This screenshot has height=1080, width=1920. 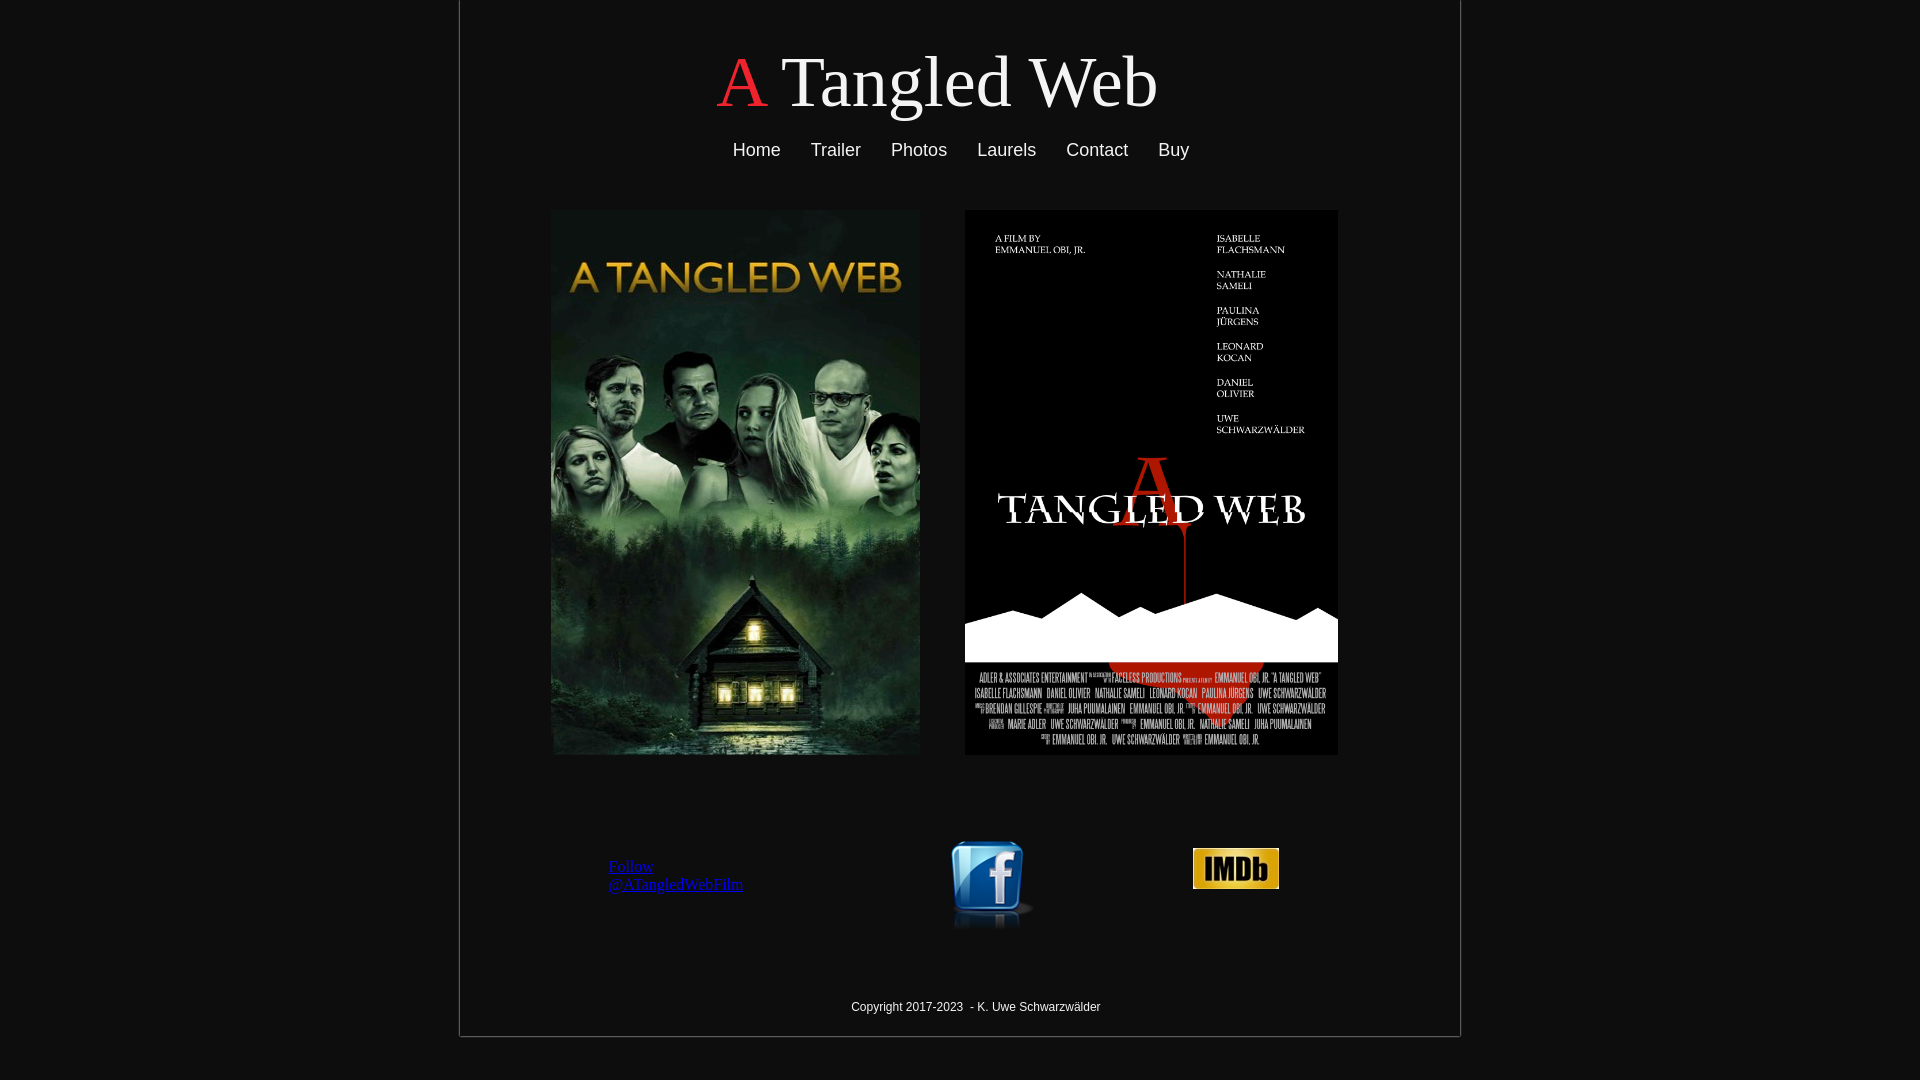 What do you see at coordinates (1173, 149) in the screenshot?
I see `'Buy'` at bounding box center [1173, 149].